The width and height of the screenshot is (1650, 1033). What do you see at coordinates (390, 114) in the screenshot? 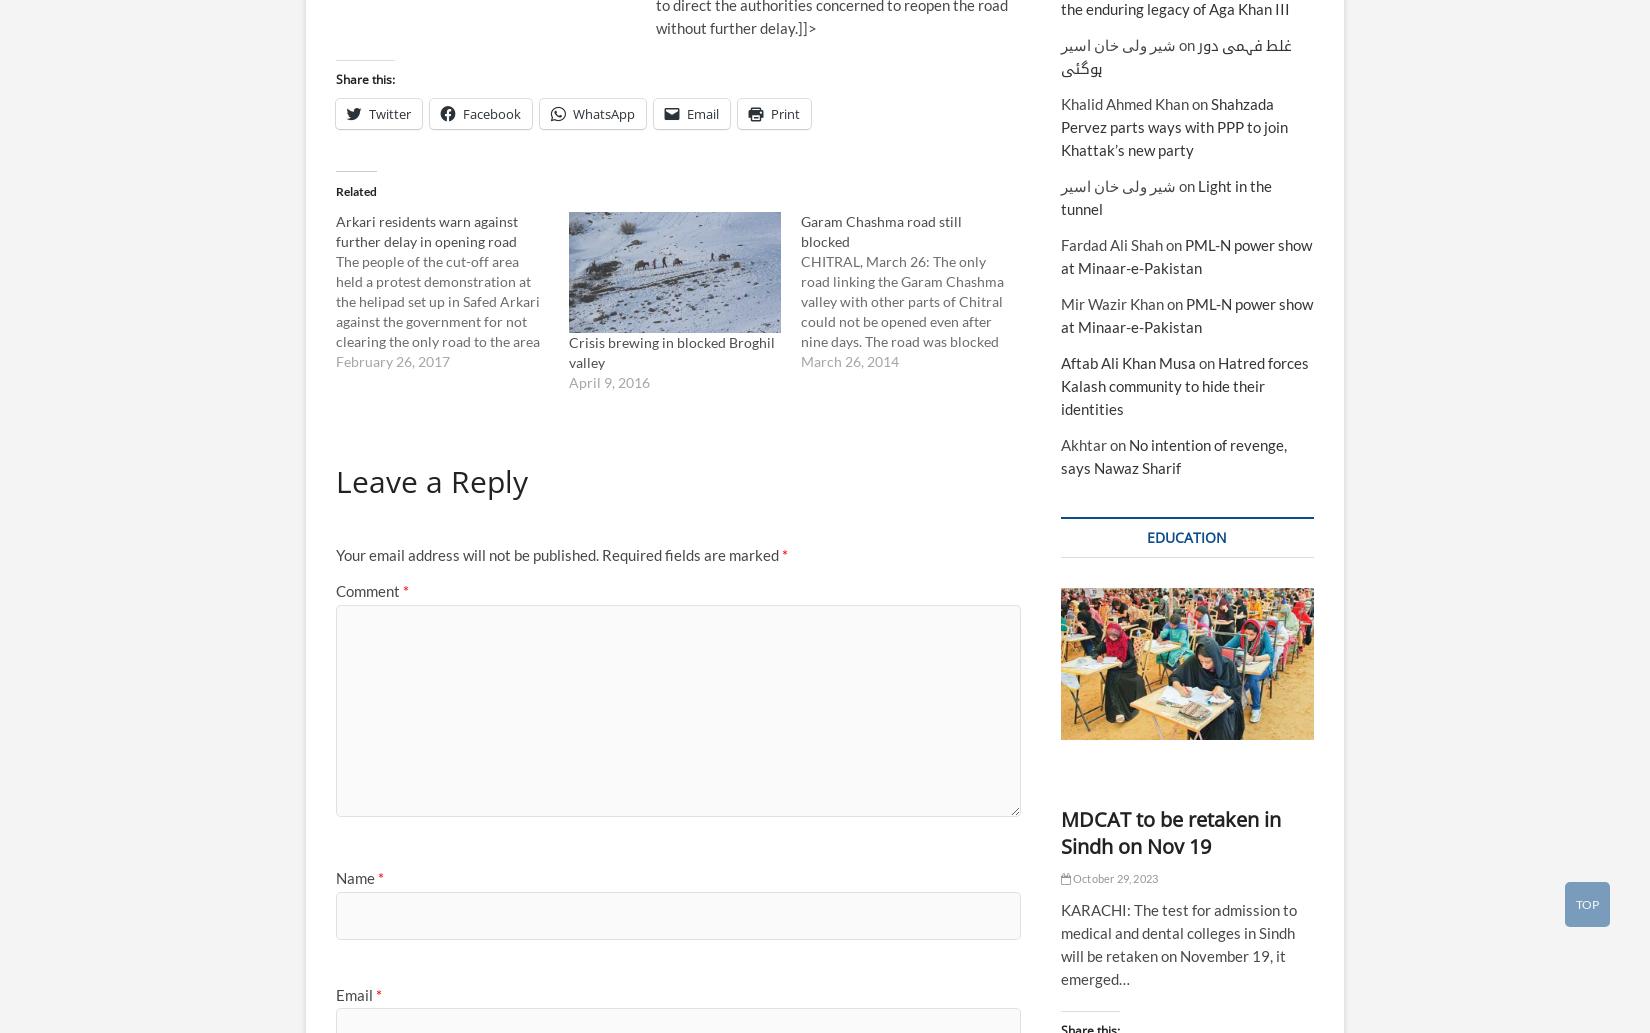
I see `'Twitter'` at bounding box center [390, 114].